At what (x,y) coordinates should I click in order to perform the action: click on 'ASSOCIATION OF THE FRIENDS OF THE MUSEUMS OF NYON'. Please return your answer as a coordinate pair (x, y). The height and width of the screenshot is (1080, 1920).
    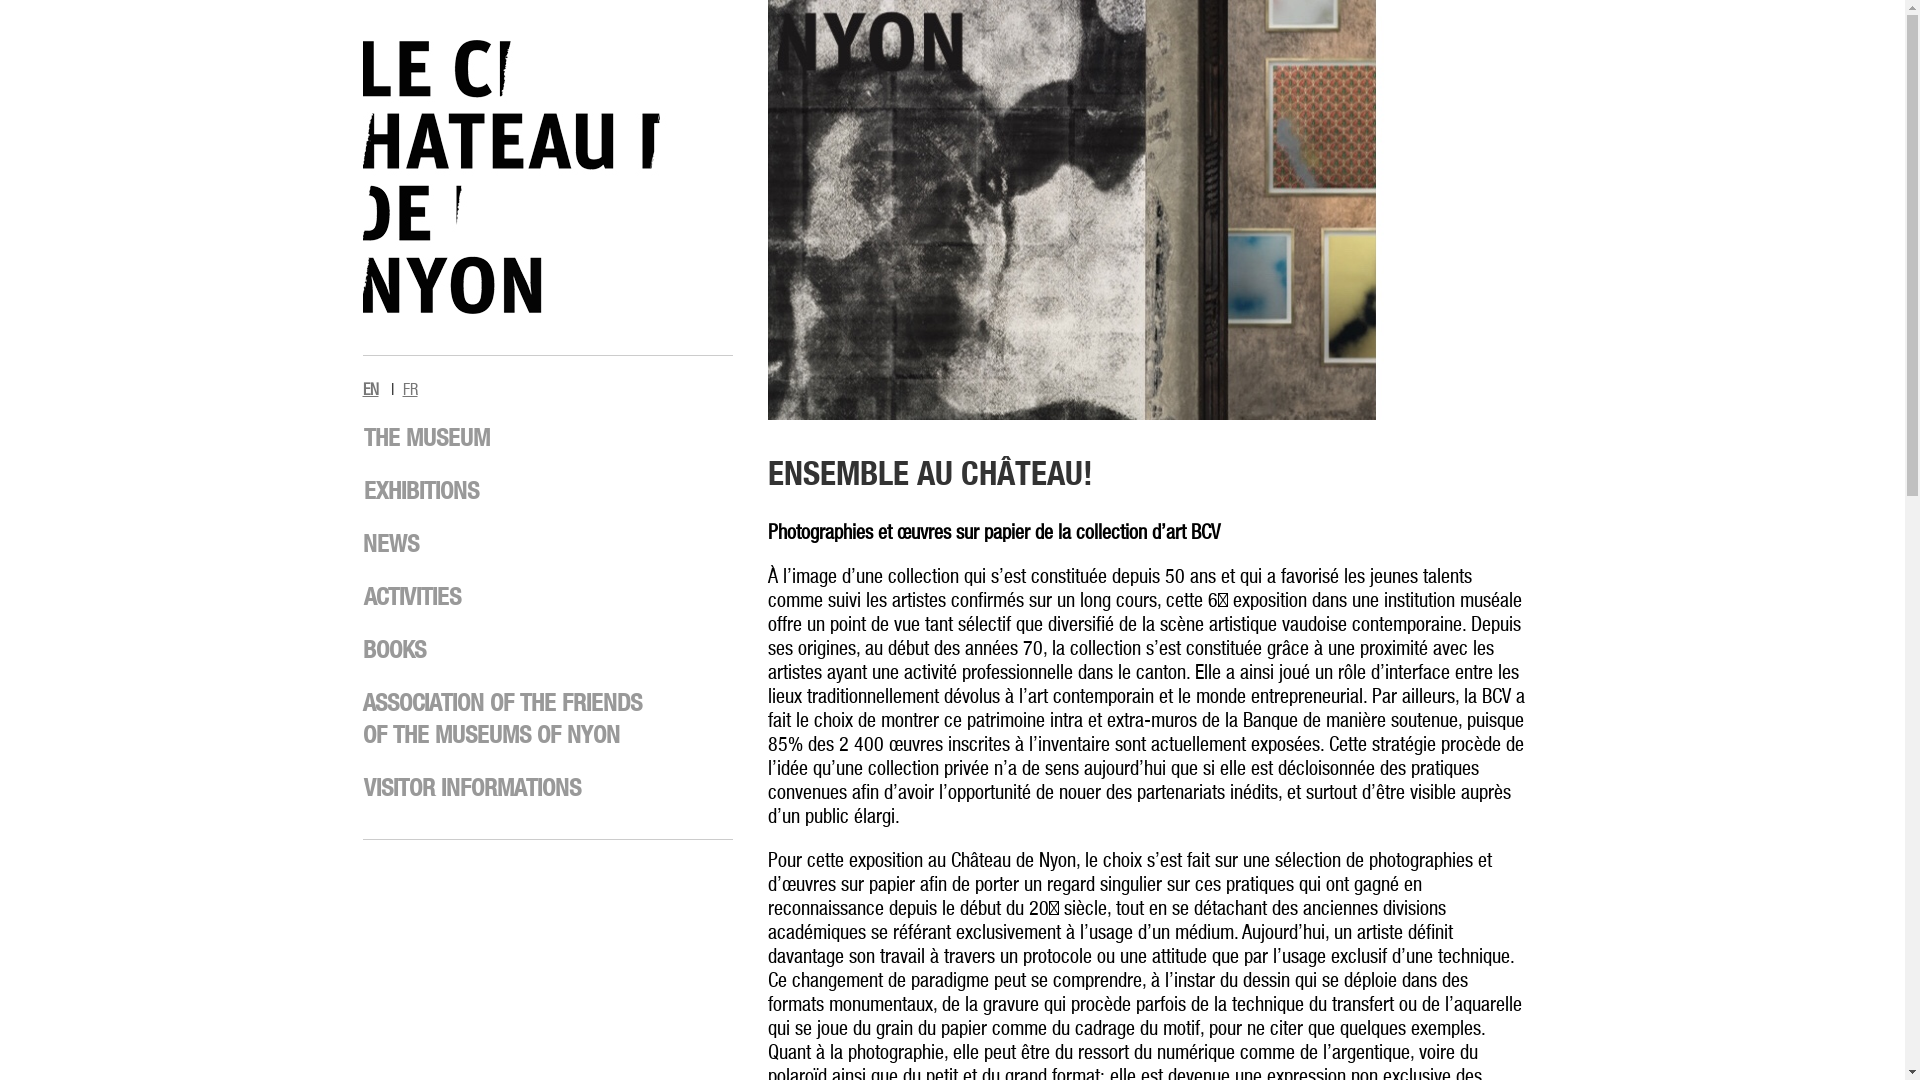
    Looking at the image, I should click on (501, 716).